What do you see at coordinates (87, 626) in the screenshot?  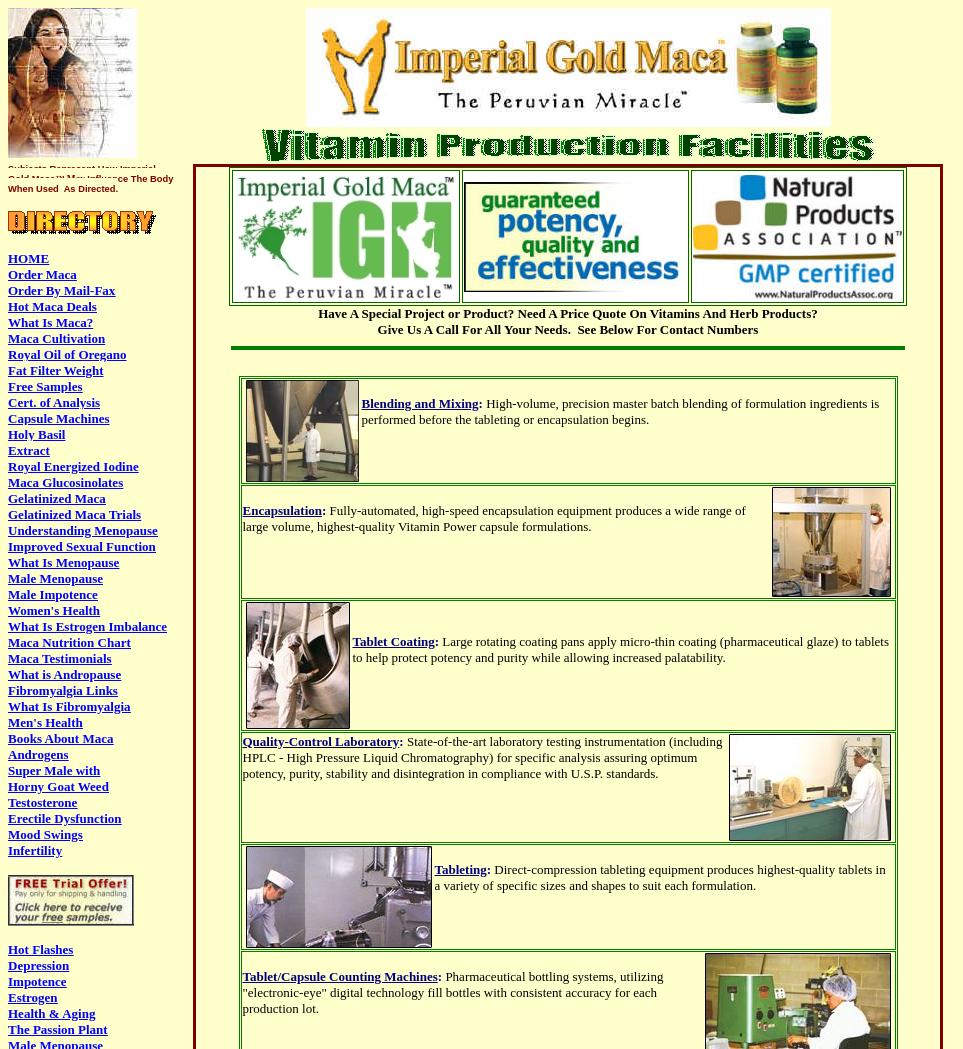 I see `'What Is Estrogen Imbalance'` at bounding box center [87, 626].